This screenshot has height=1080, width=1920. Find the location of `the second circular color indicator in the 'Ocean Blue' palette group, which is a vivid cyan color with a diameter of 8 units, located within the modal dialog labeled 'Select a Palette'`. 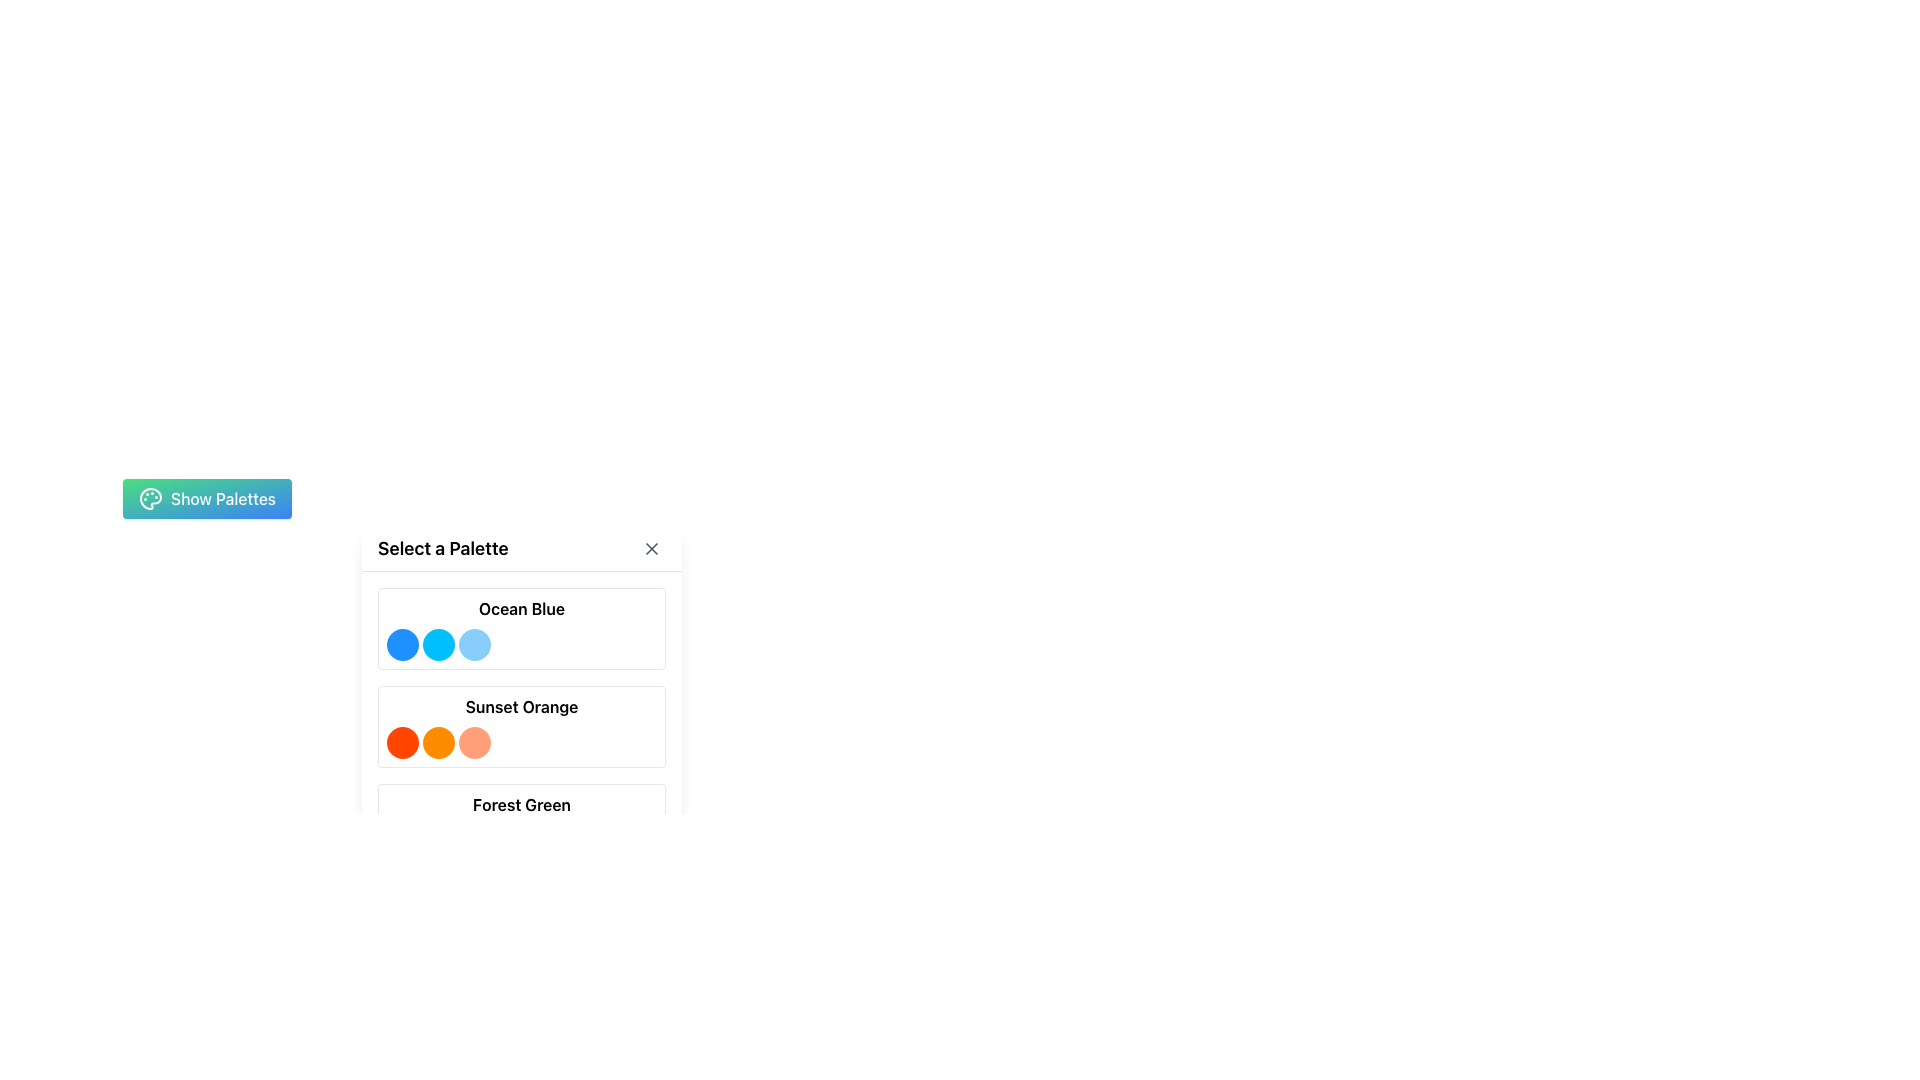

the second circular color indicator in the 'Ocean Blue' palette group, which is a vivid cyan color with a diameter of 8 units, located within the modal dialog labeled 'Select a Palette' is located at coordinates (437, 644).